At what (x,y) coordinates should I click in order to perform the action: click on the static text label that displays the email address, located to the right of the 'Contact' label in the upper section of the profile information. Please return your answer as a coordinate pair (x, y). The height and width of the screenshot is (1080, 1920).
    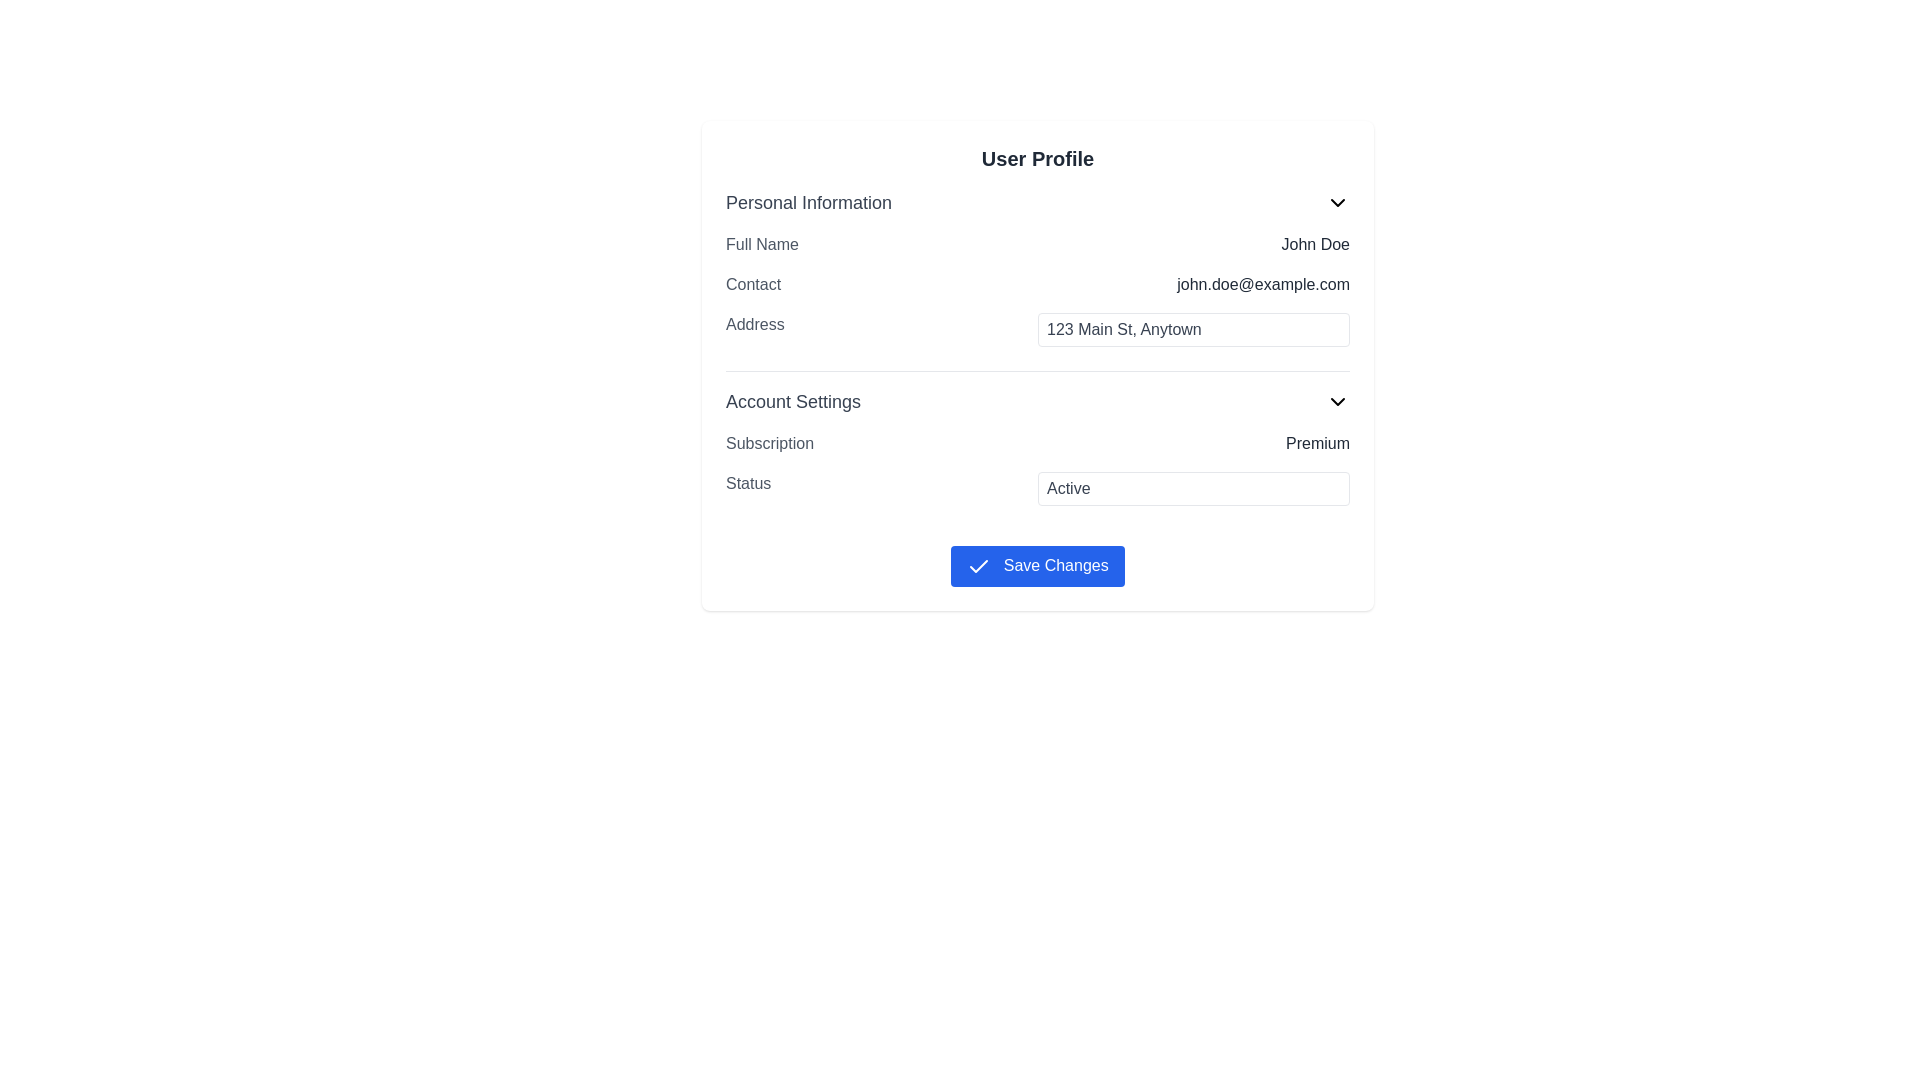
    Looking at the image, I should click on (1262, 285).